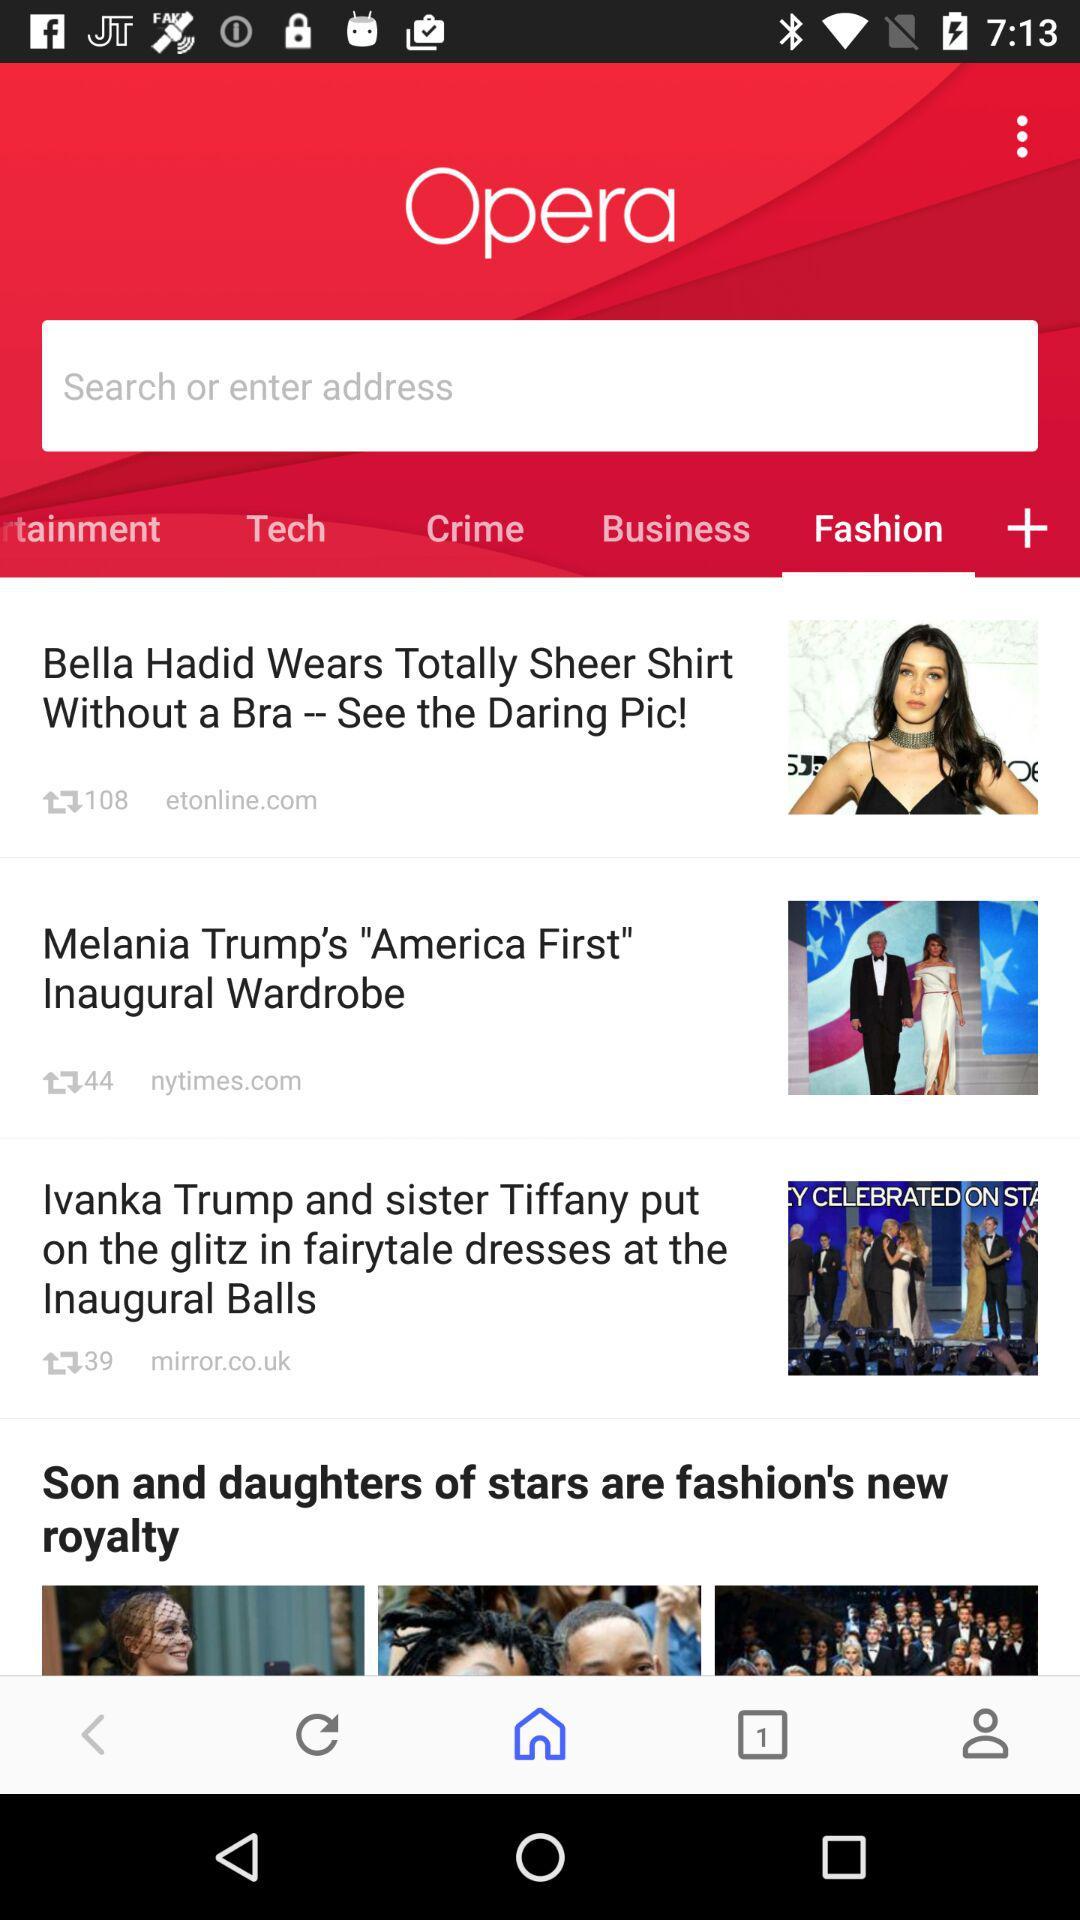 This screenshot has width=1080, height=1920. What do you see at coordinates (1027, 527) in the screenshot?
I see `the add icon` at bounding box center [1027, 527].